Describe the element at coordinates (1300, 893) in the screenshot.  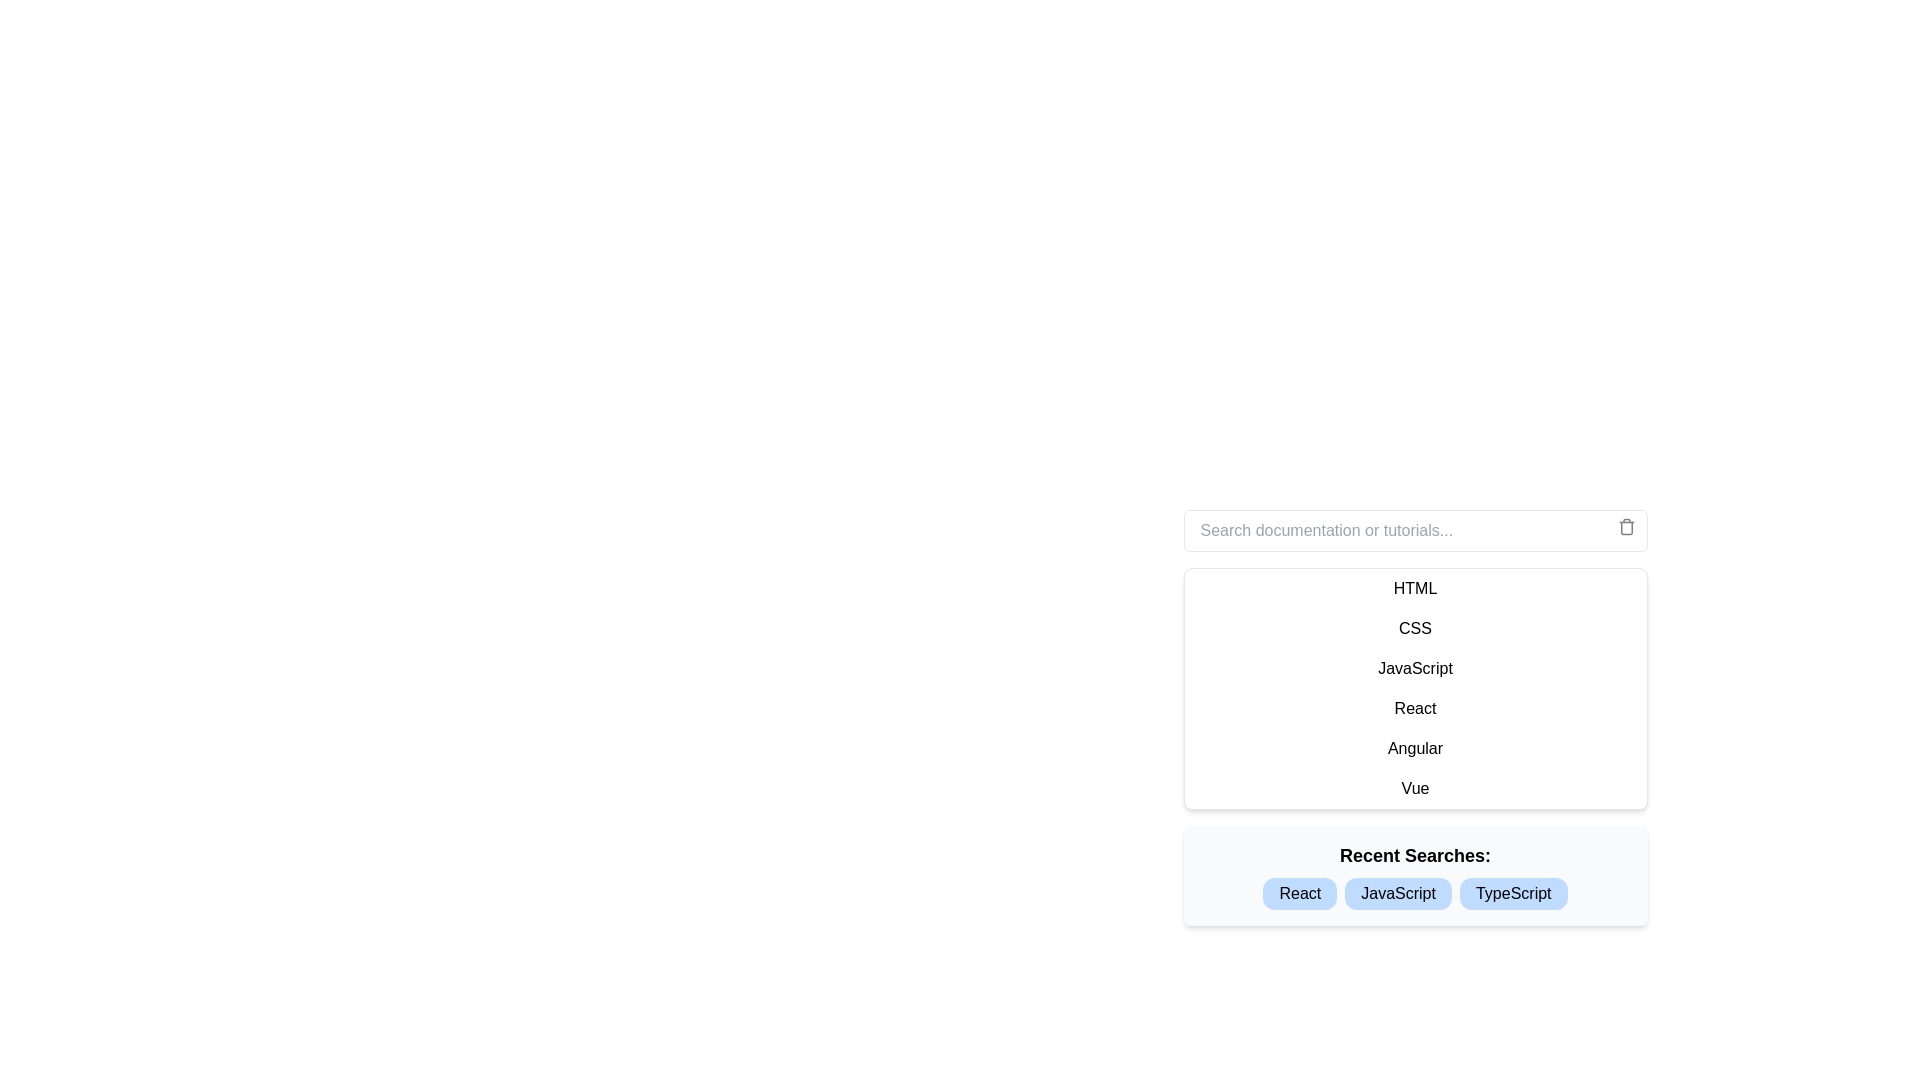
I see `the first Pill-shaped label under 'Recent Searches'` at that location.